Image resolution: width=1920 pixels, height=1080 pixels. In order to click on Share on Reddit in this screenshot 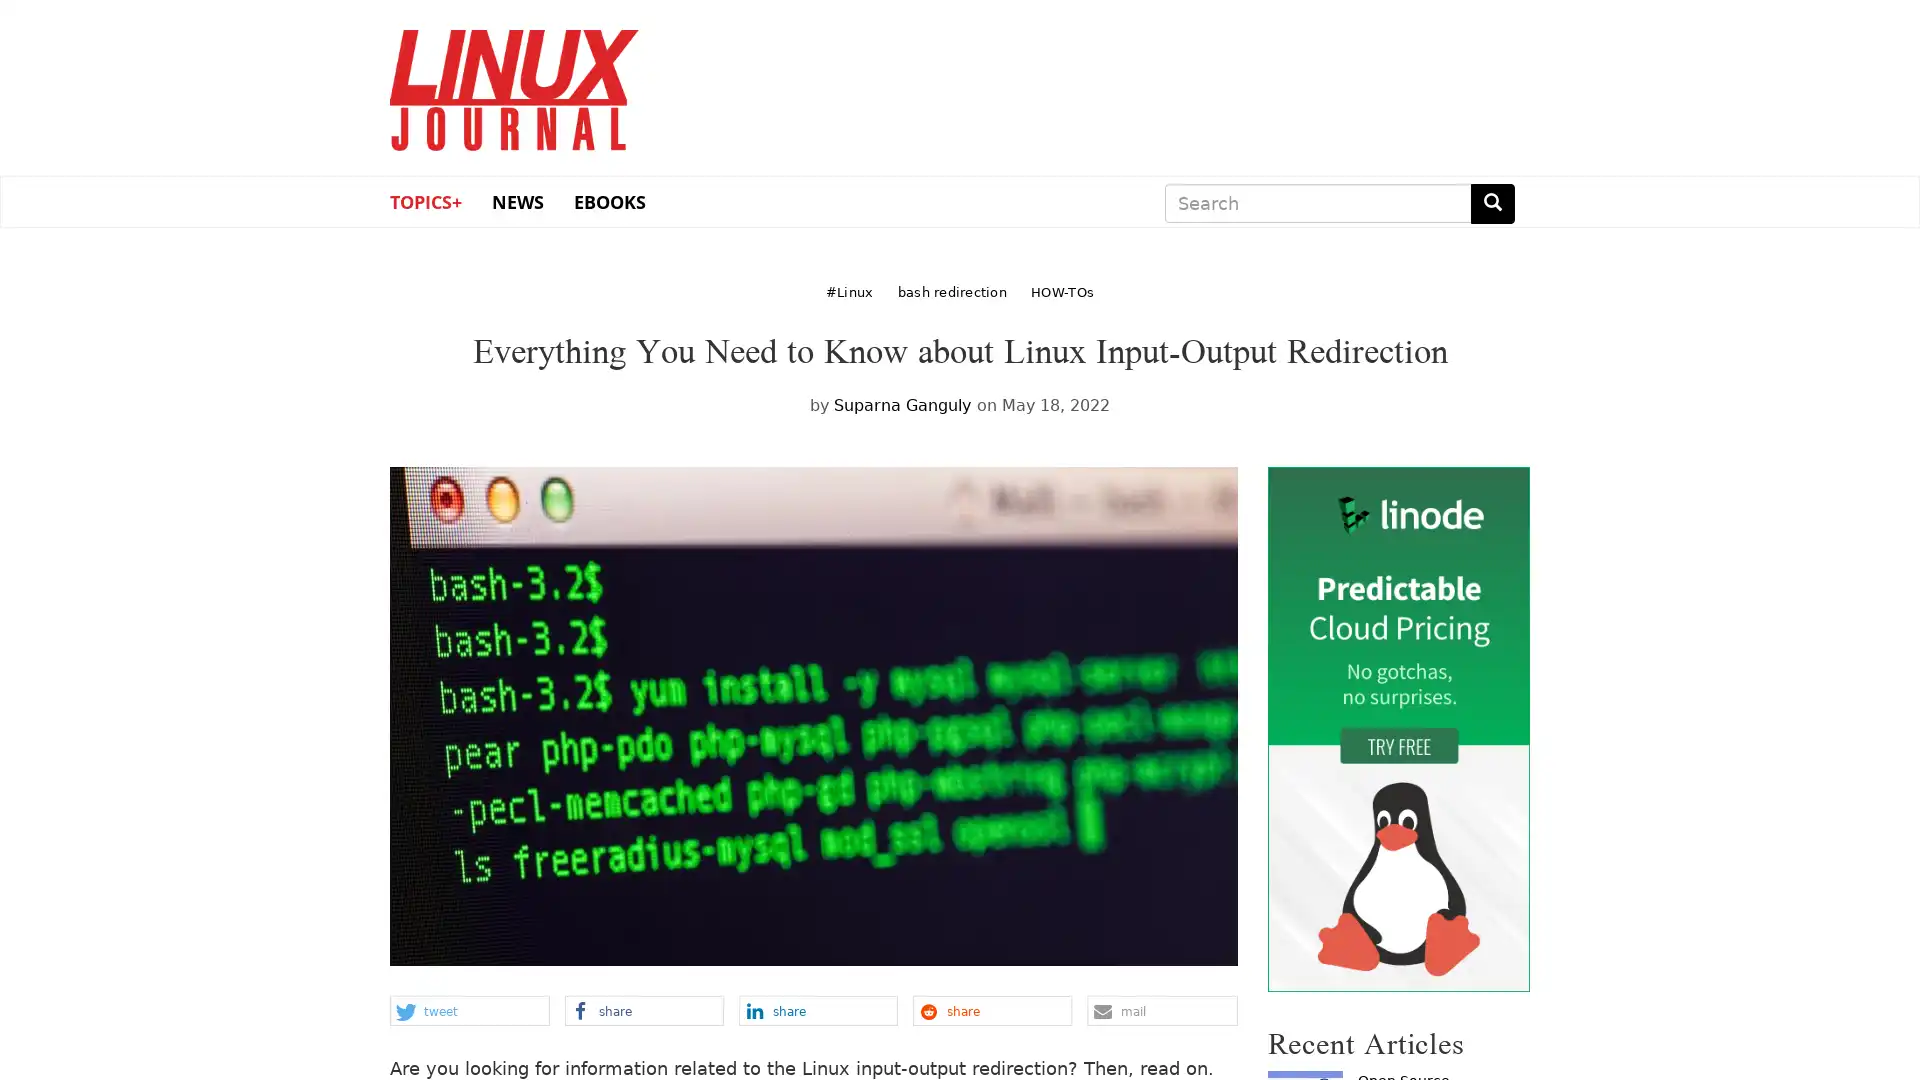, I will do `click(991, 1010)`.